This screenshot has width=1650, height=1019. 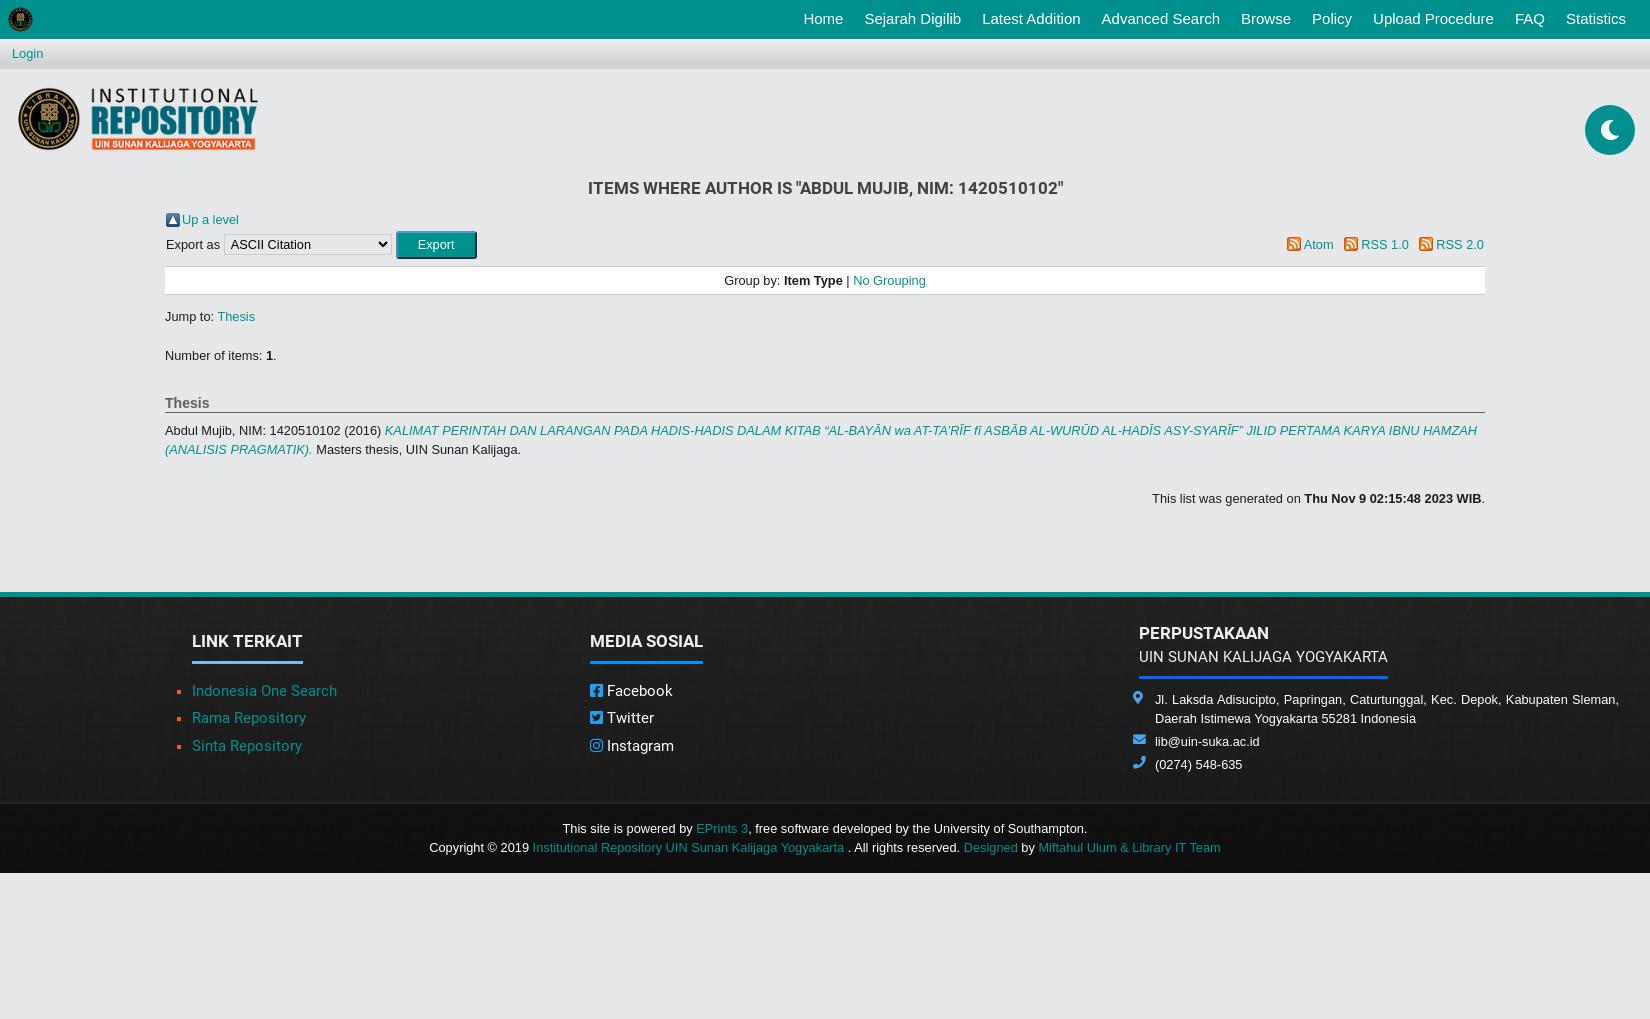 I want to click on 'Facebook', so click(x=636, y=688).